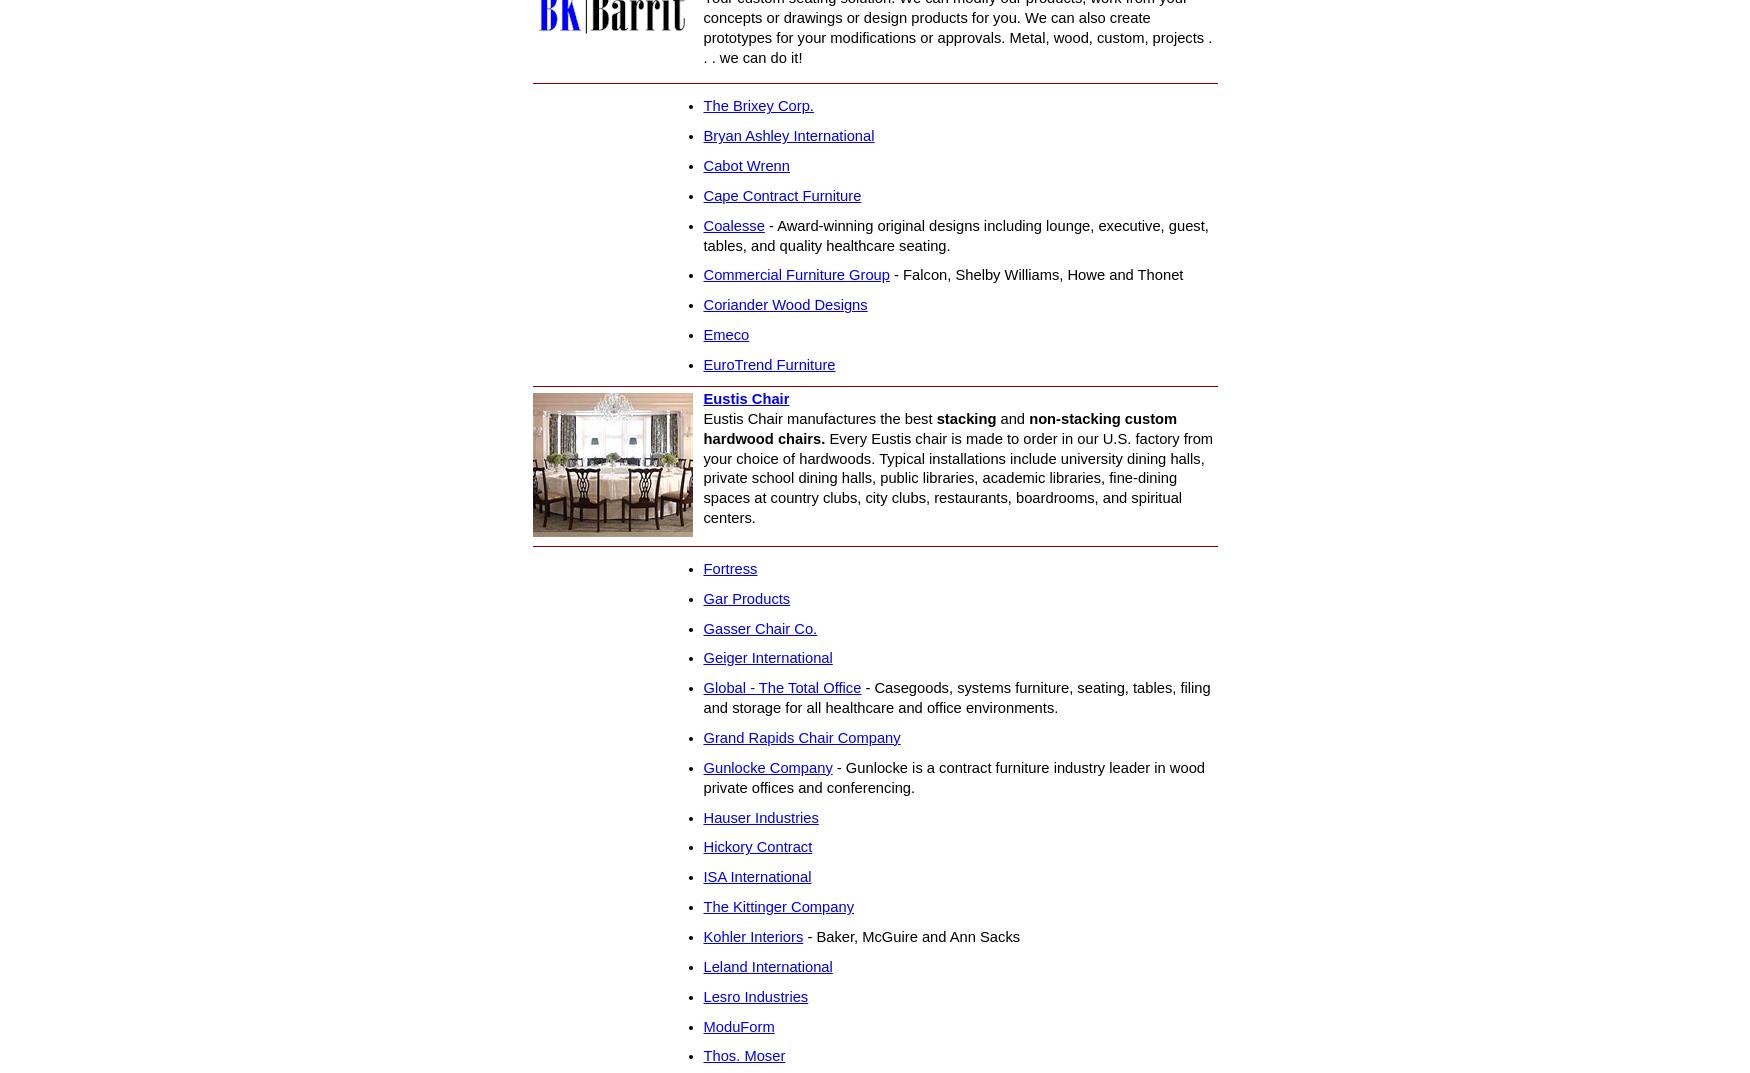 The width and height of the screenshot is (1750, 1073). What do you see at coordinates (955, 234) in the screenshot?
I see `'- Award-winning original designs including lounge, executive, guest, tables, and quality healthcare seating.'` at bounding box center [955, 234].